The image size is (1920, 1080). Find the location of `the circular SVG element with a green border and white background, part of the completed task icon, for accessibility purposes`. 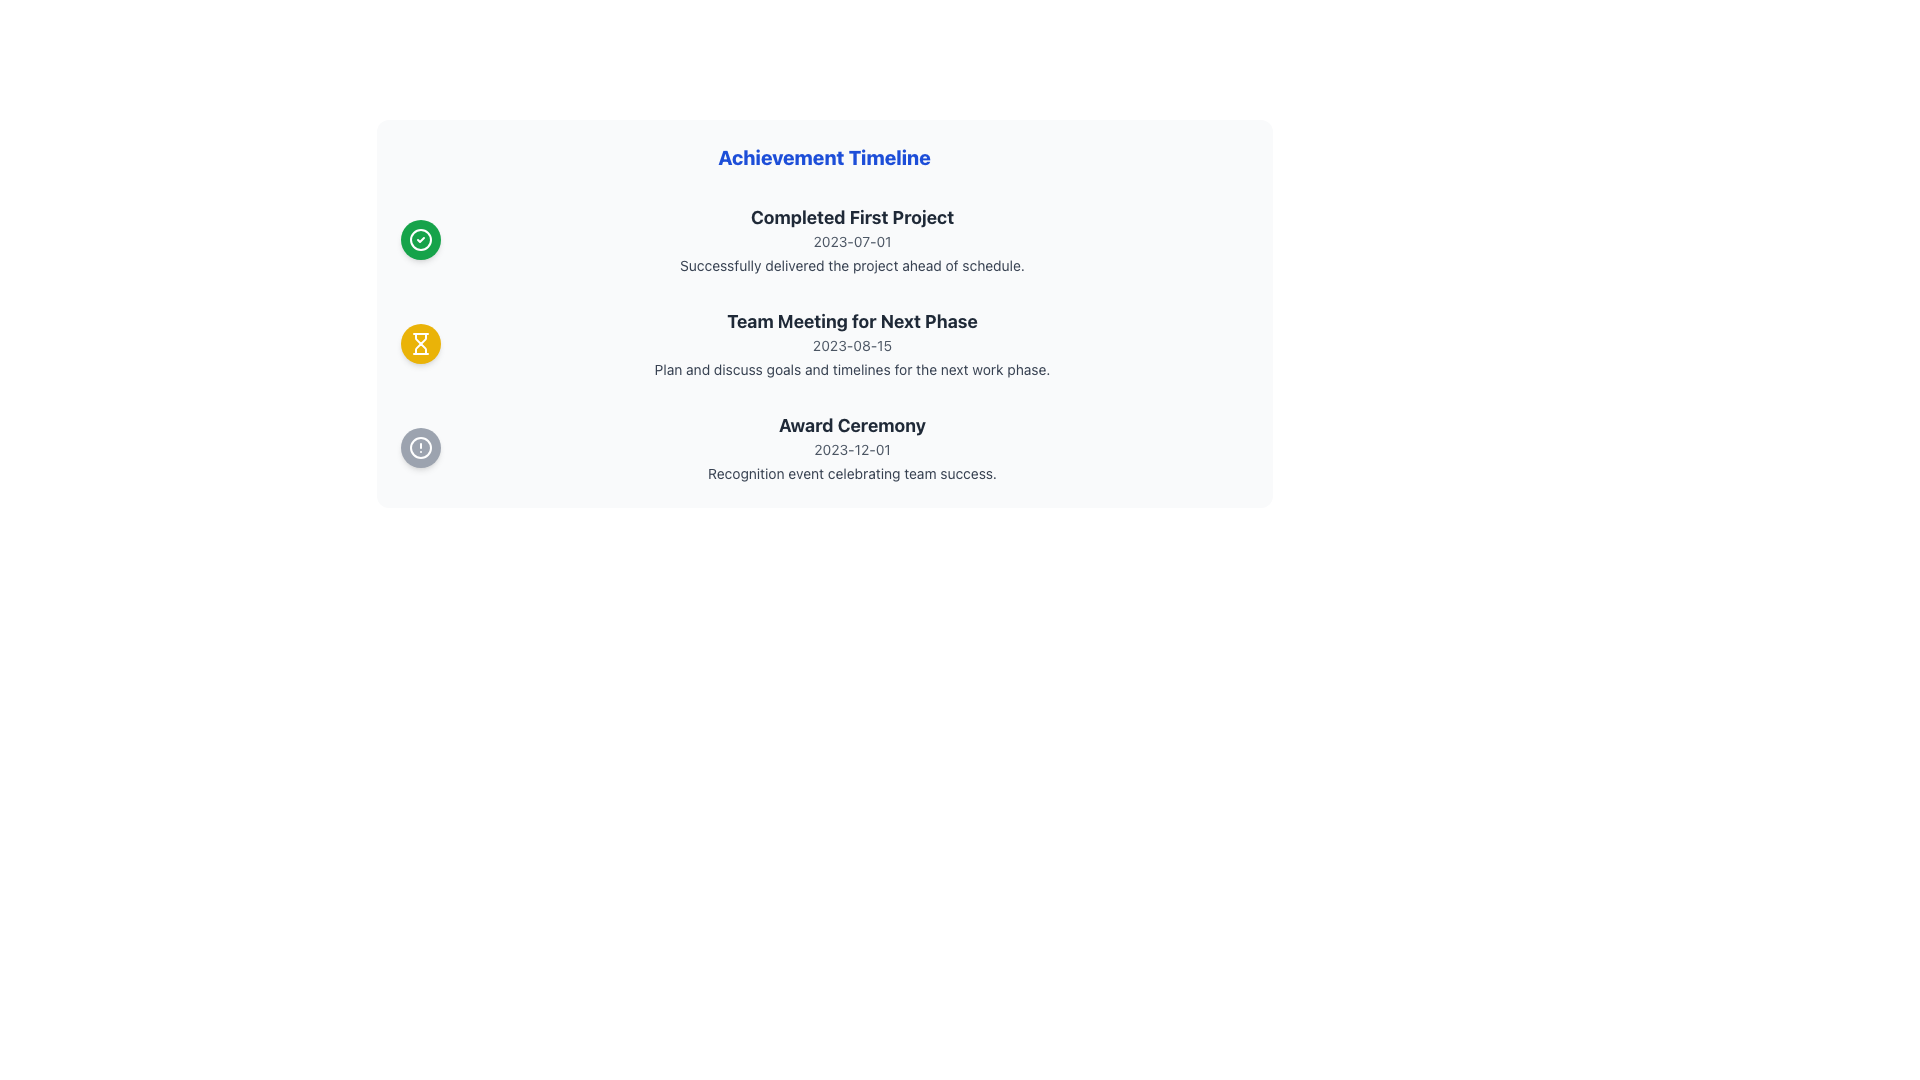

the circular SVG element with a green border and white background, part of the completed task icon, for accessibility purposes is located at coordinates (419, 238).